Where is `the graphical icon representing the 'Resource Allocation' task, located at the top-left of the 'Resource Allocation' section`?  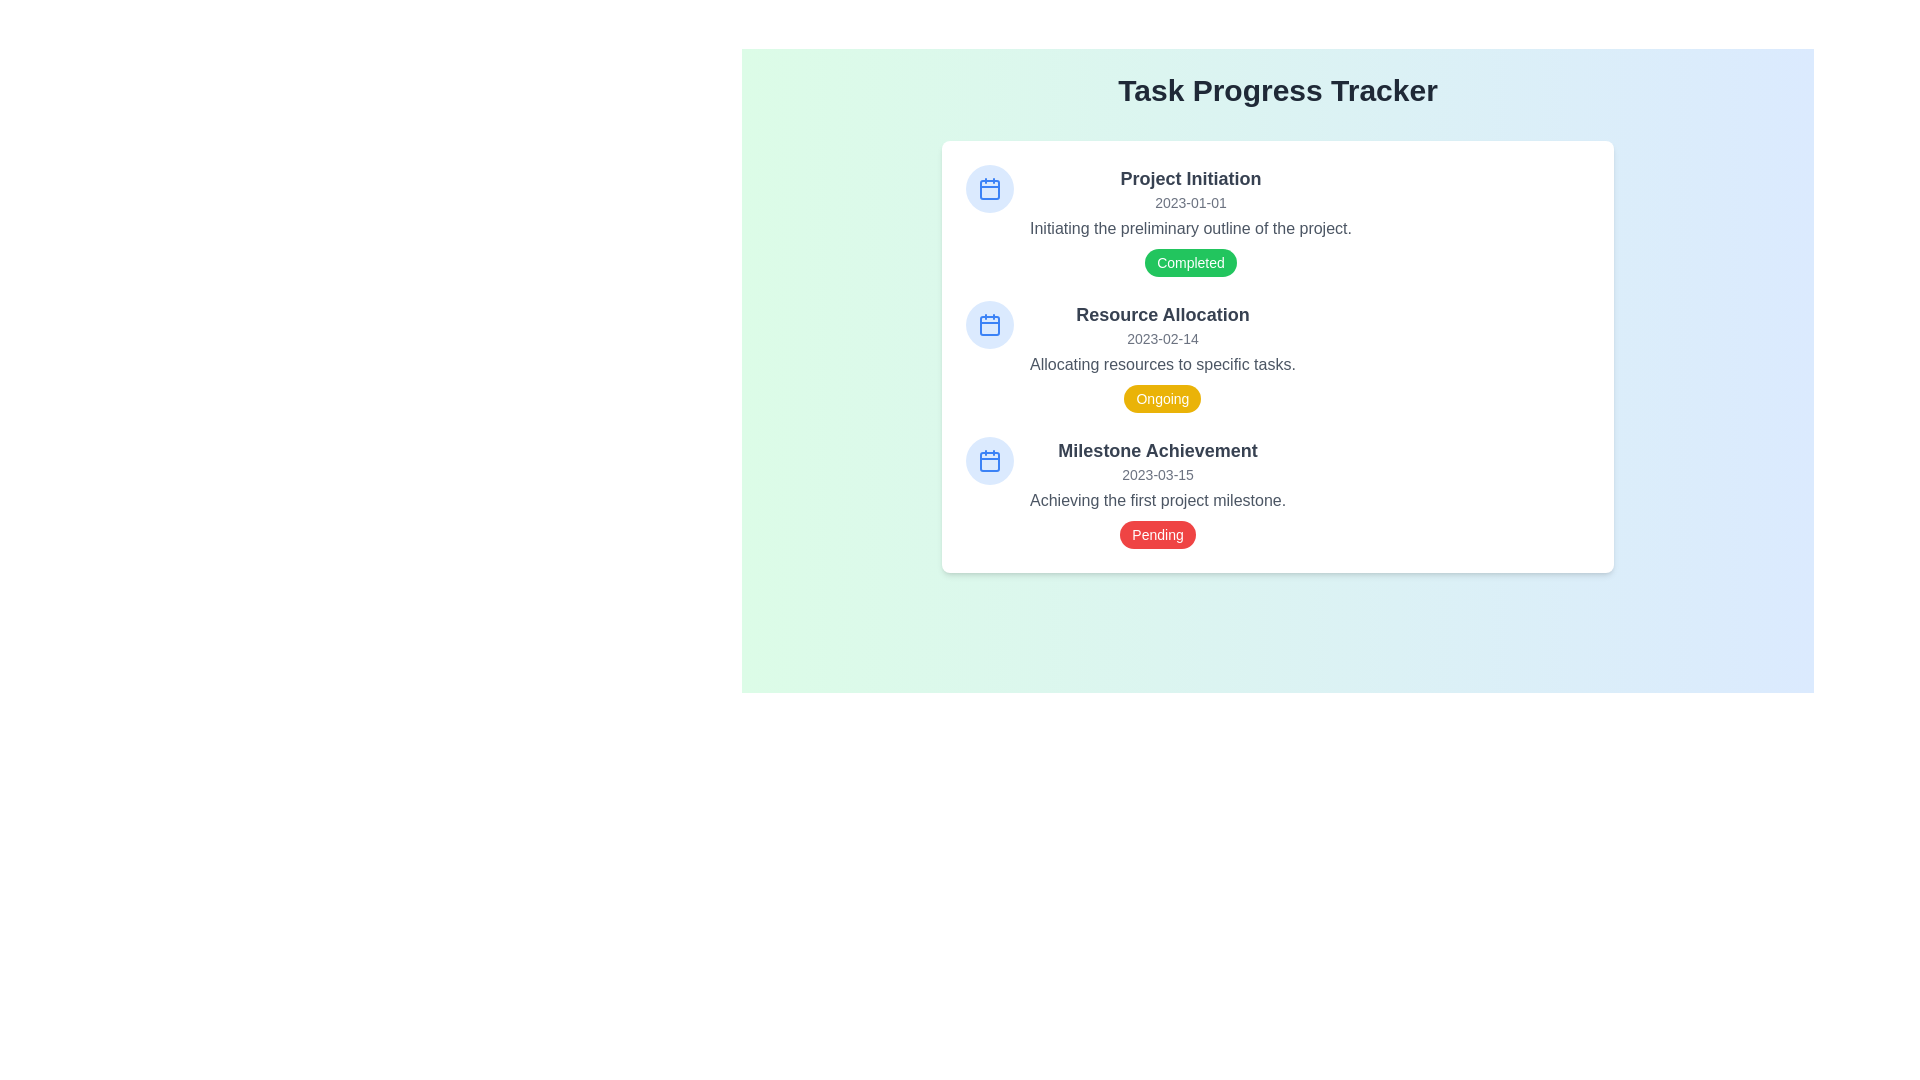
the graphical icon representing the 'Resource Allocation' task, located at the top-left of the 'Resource Allocation' section is located at coordinates (989, 323).